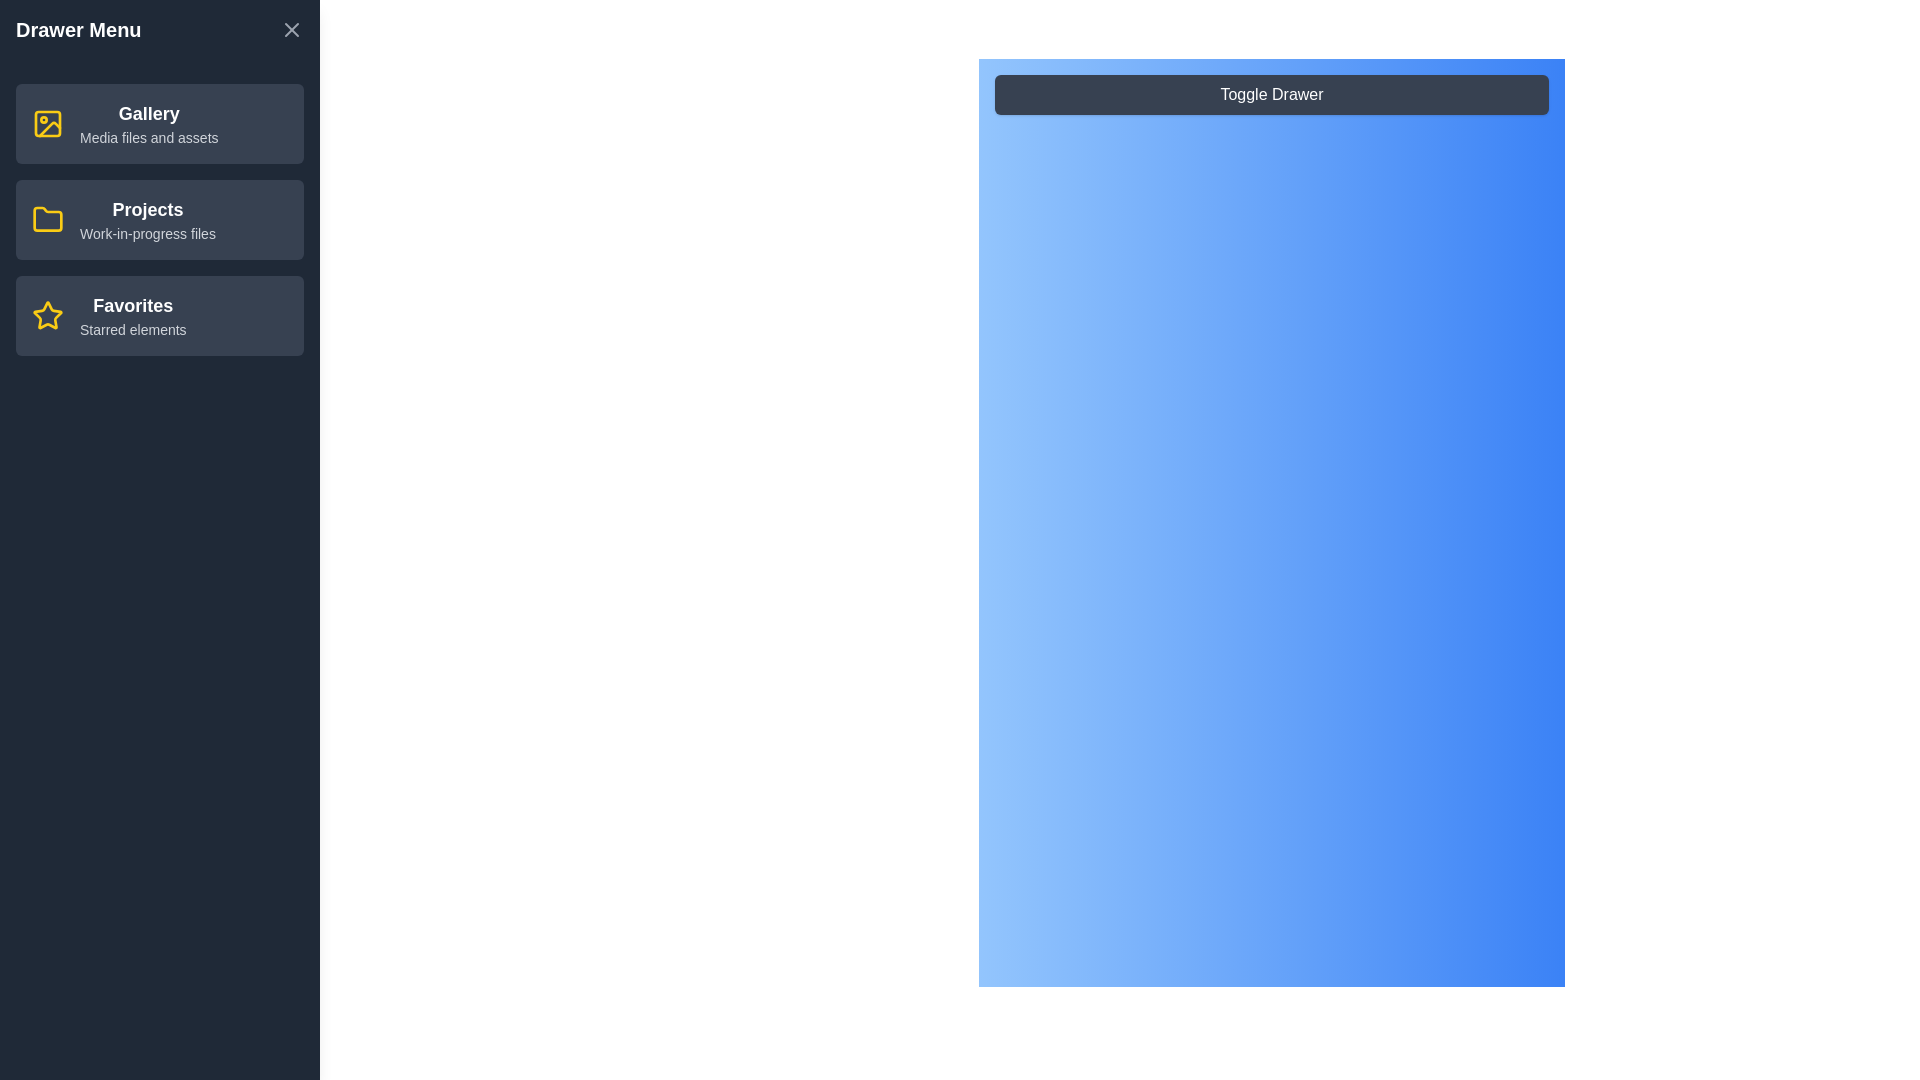  What do you see at coordinates (158, 315) in the screenshot?
I see `the menu item Favorites from the drawer` at bounding box center [158, 315].